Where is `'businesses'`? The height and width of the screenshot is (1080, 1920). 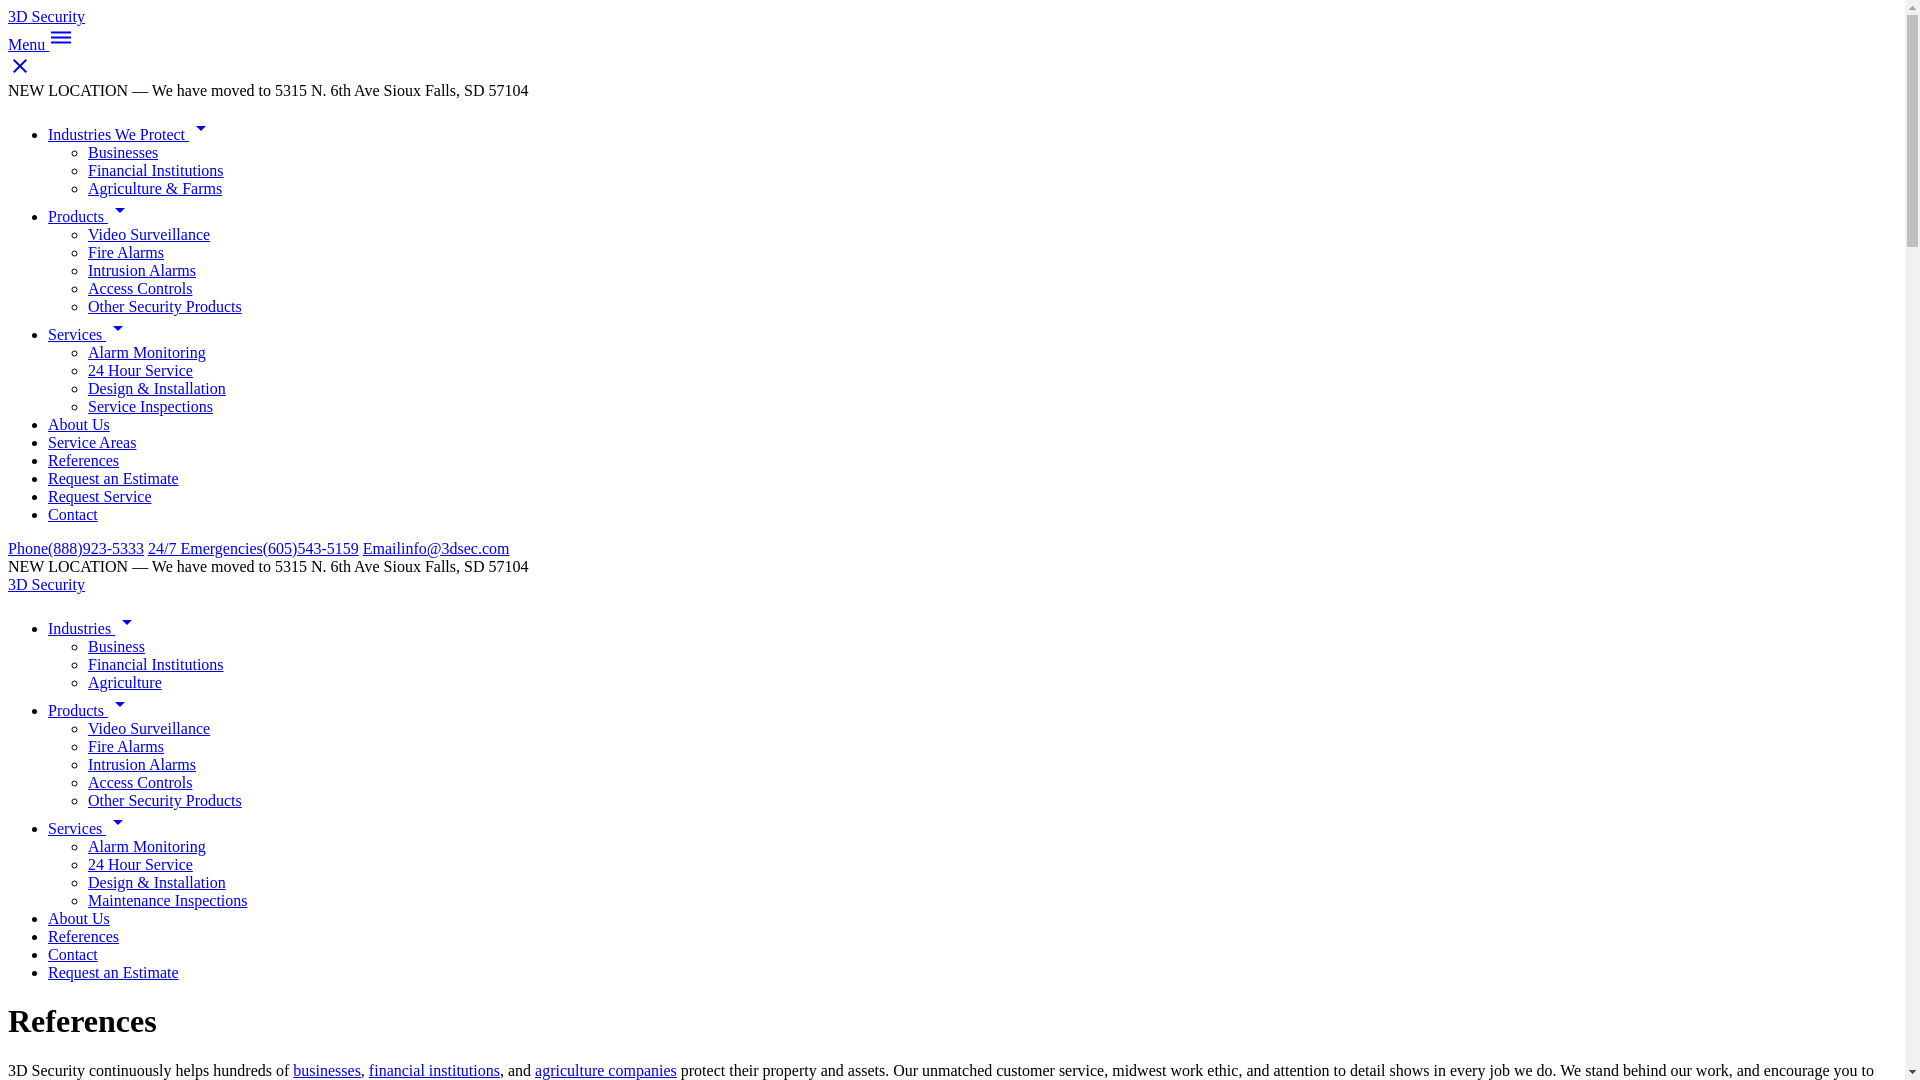
'businesses' is located at coordinates (326, 1069).